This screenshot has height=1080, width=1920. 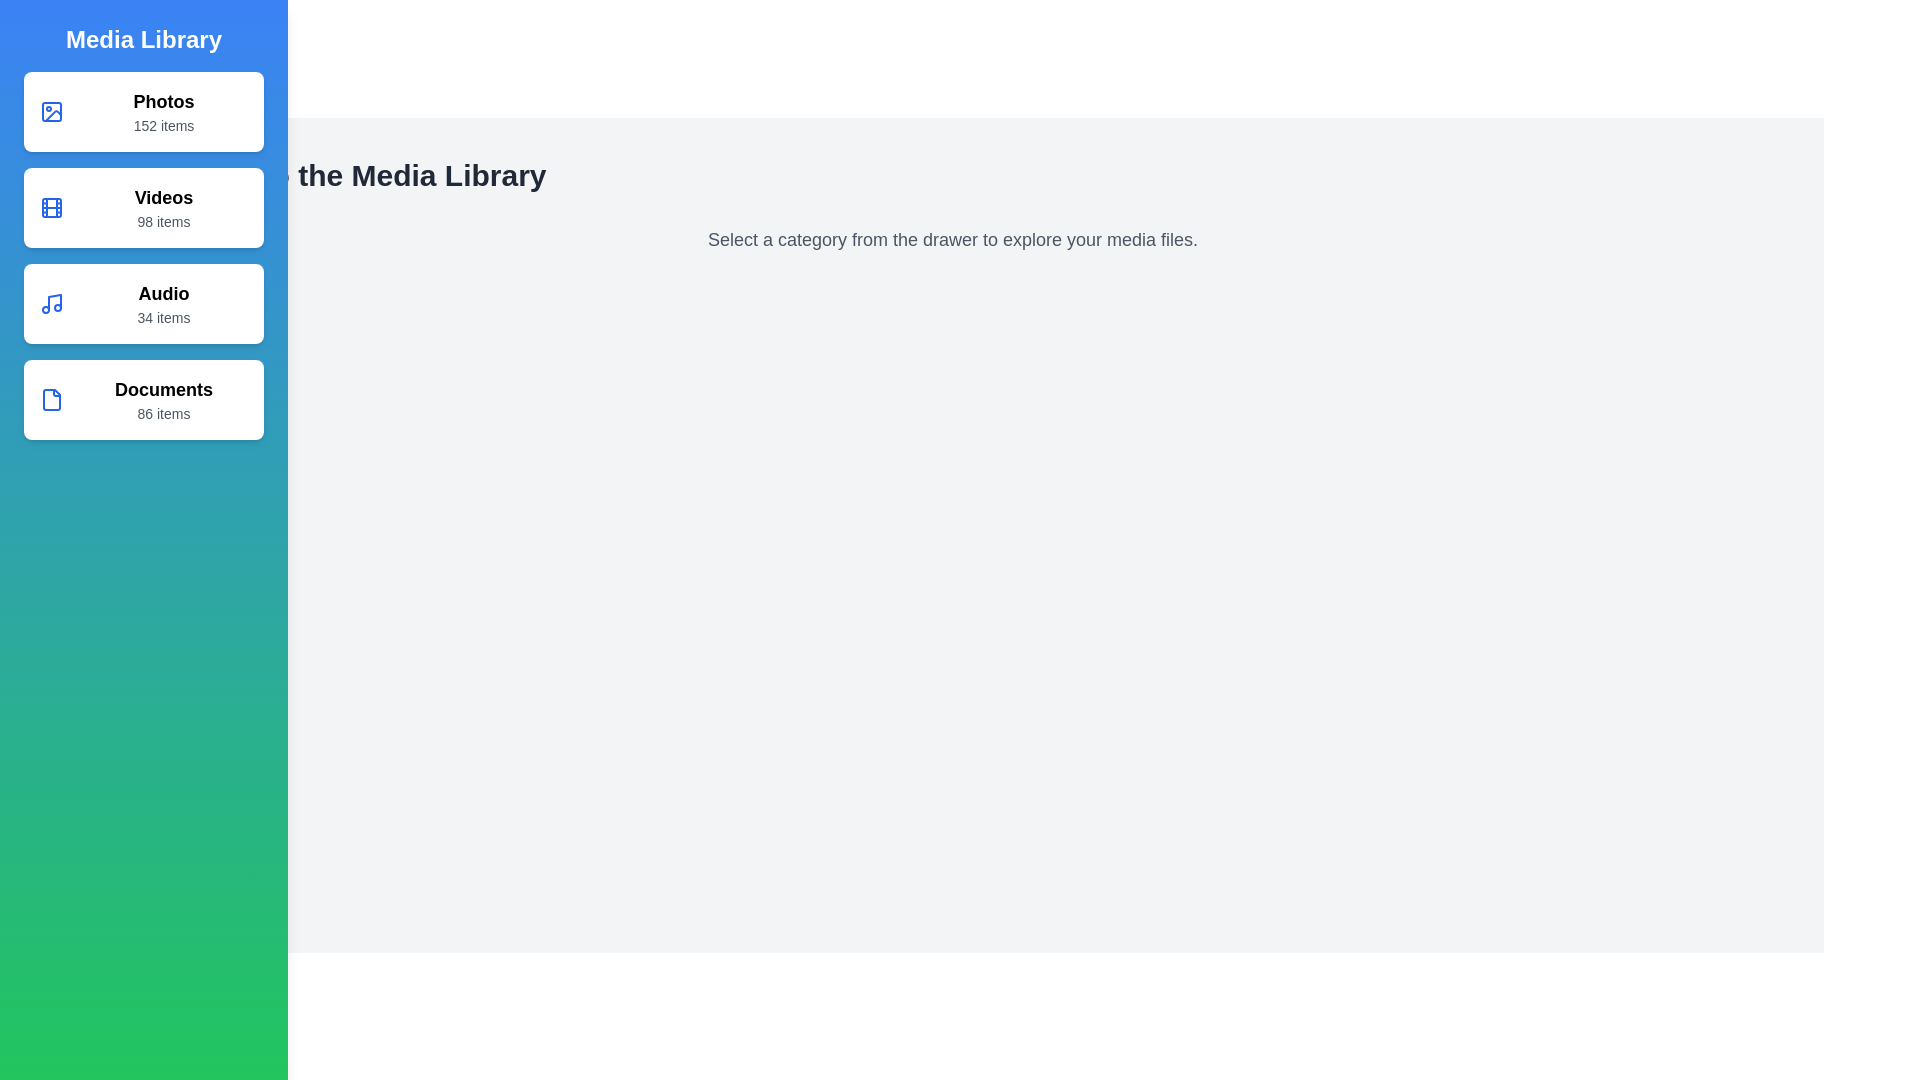 What do you see at coordinates (143, 304) in the screenshot?
I see `the media category Audio to observe its hover effect` at bounding box center [143, 304].